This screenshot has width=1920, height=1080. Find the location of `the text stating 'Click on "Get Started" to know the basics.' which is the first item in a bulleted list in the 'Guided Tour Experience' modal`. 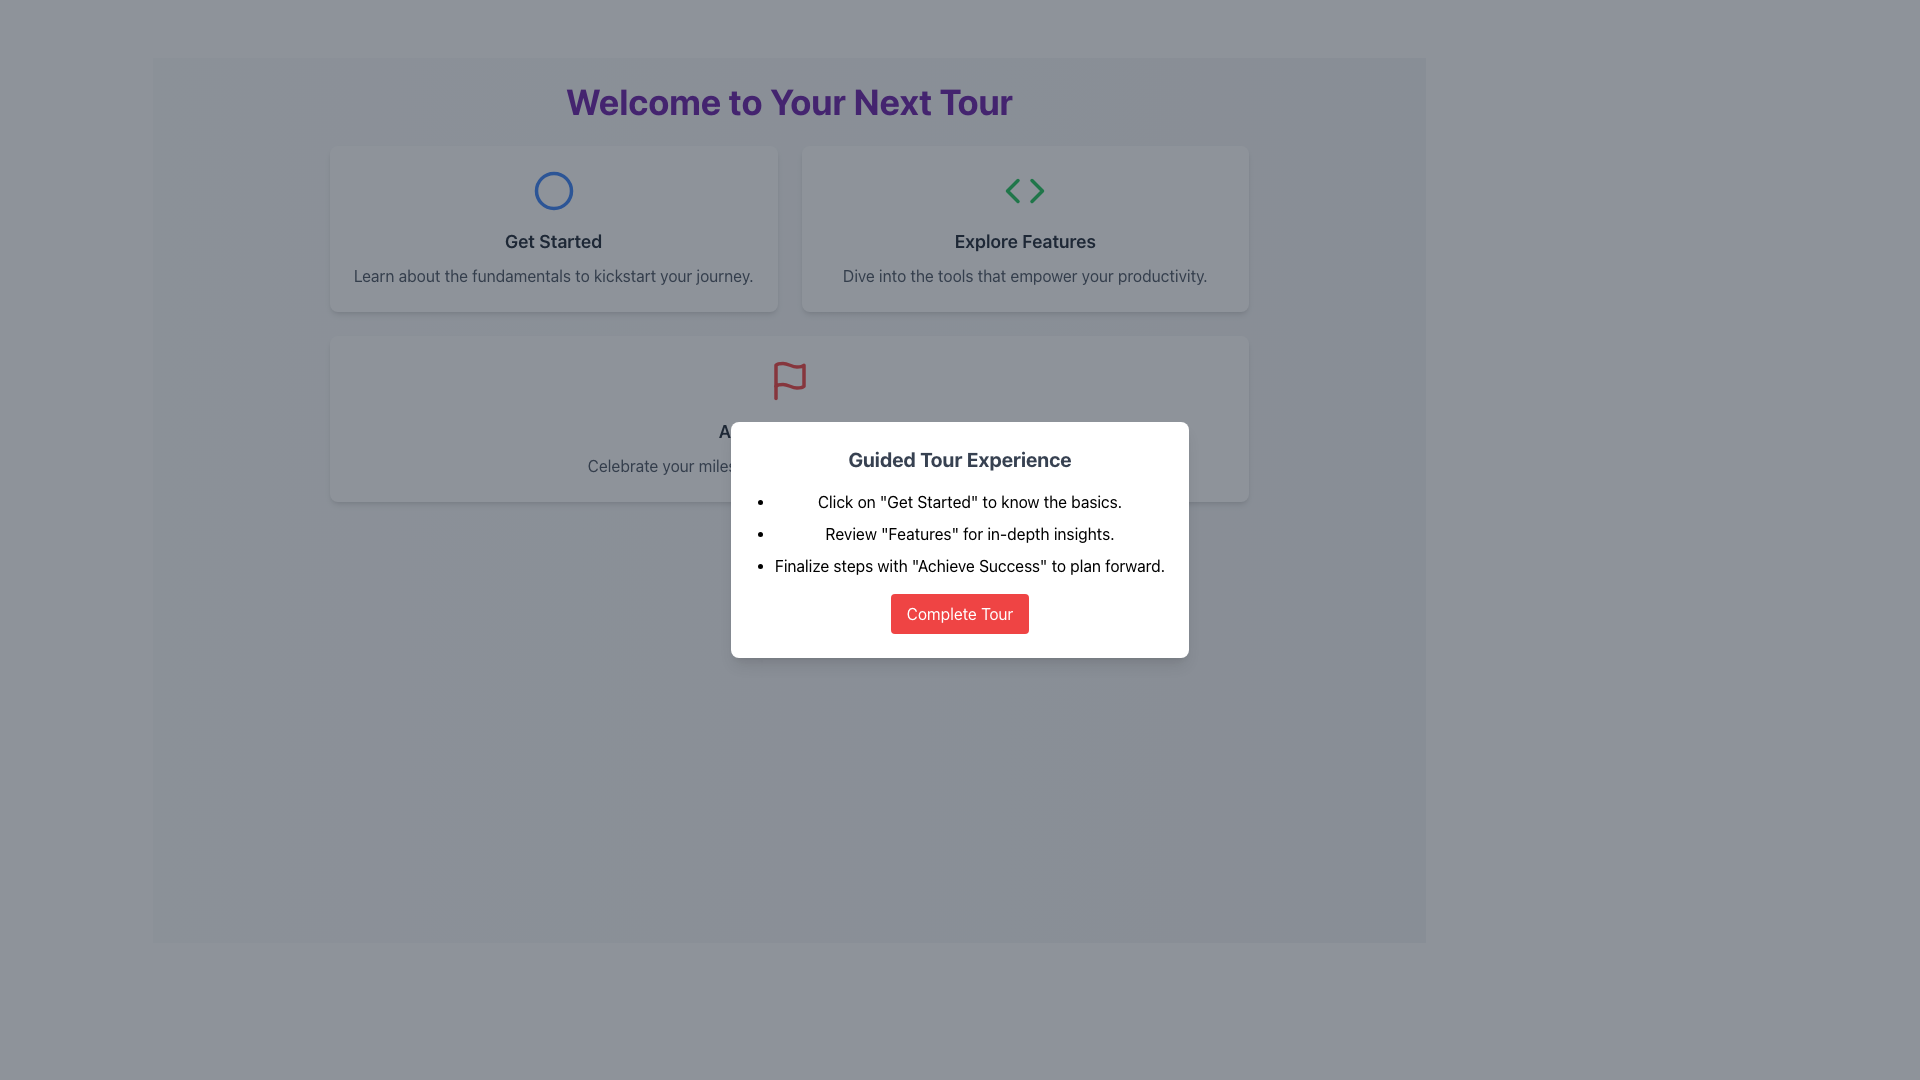

the text stating 'Click on "Get Started" to know the basics.' which is the first item in a bulleted list in the 'Guided Tour Experience' modal is located at coordinates (969, 500).